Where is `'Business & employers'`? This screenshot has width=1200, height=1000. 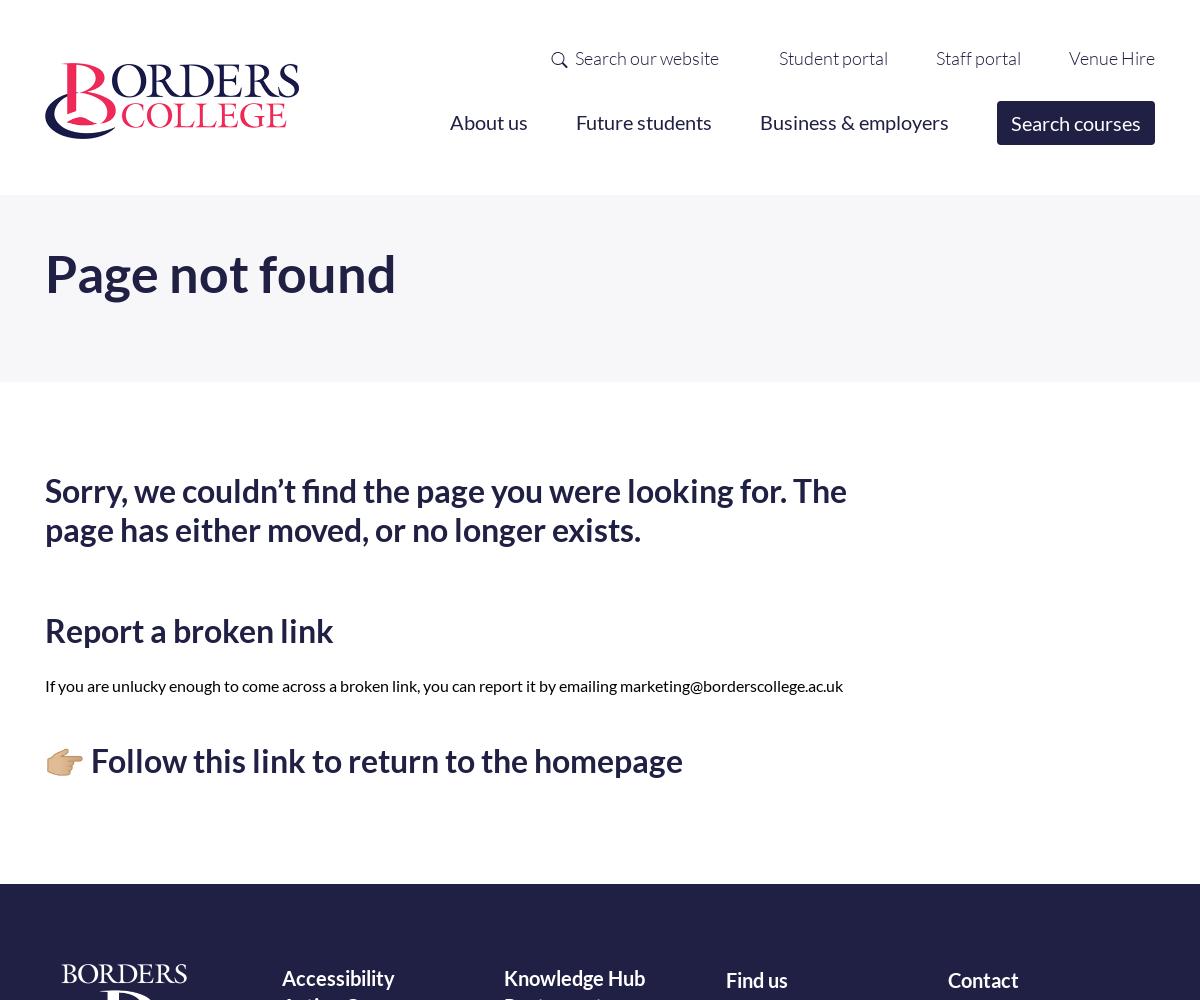 'Business & employers' is located at coordinates (853, 121).